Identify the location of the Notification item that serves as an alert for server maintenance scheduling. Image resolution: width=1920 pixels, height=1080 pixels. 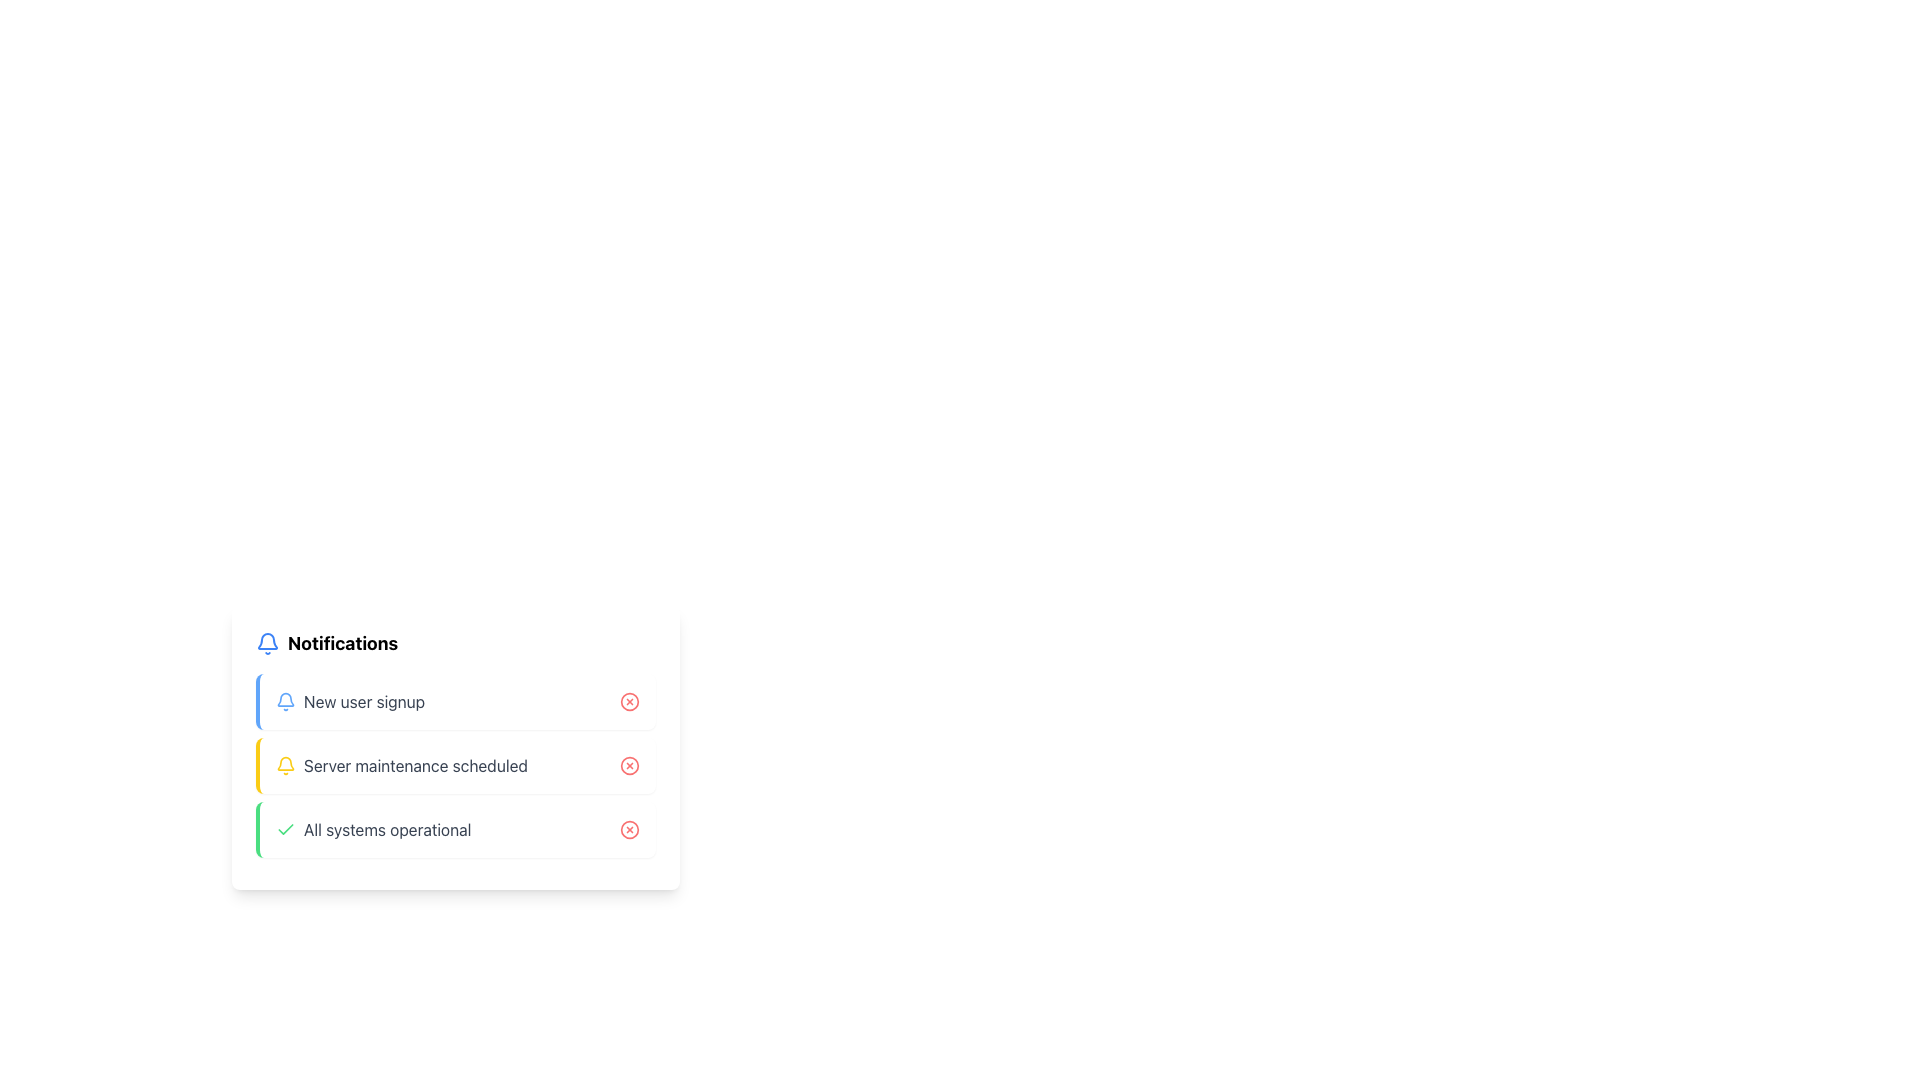
(455, 748).